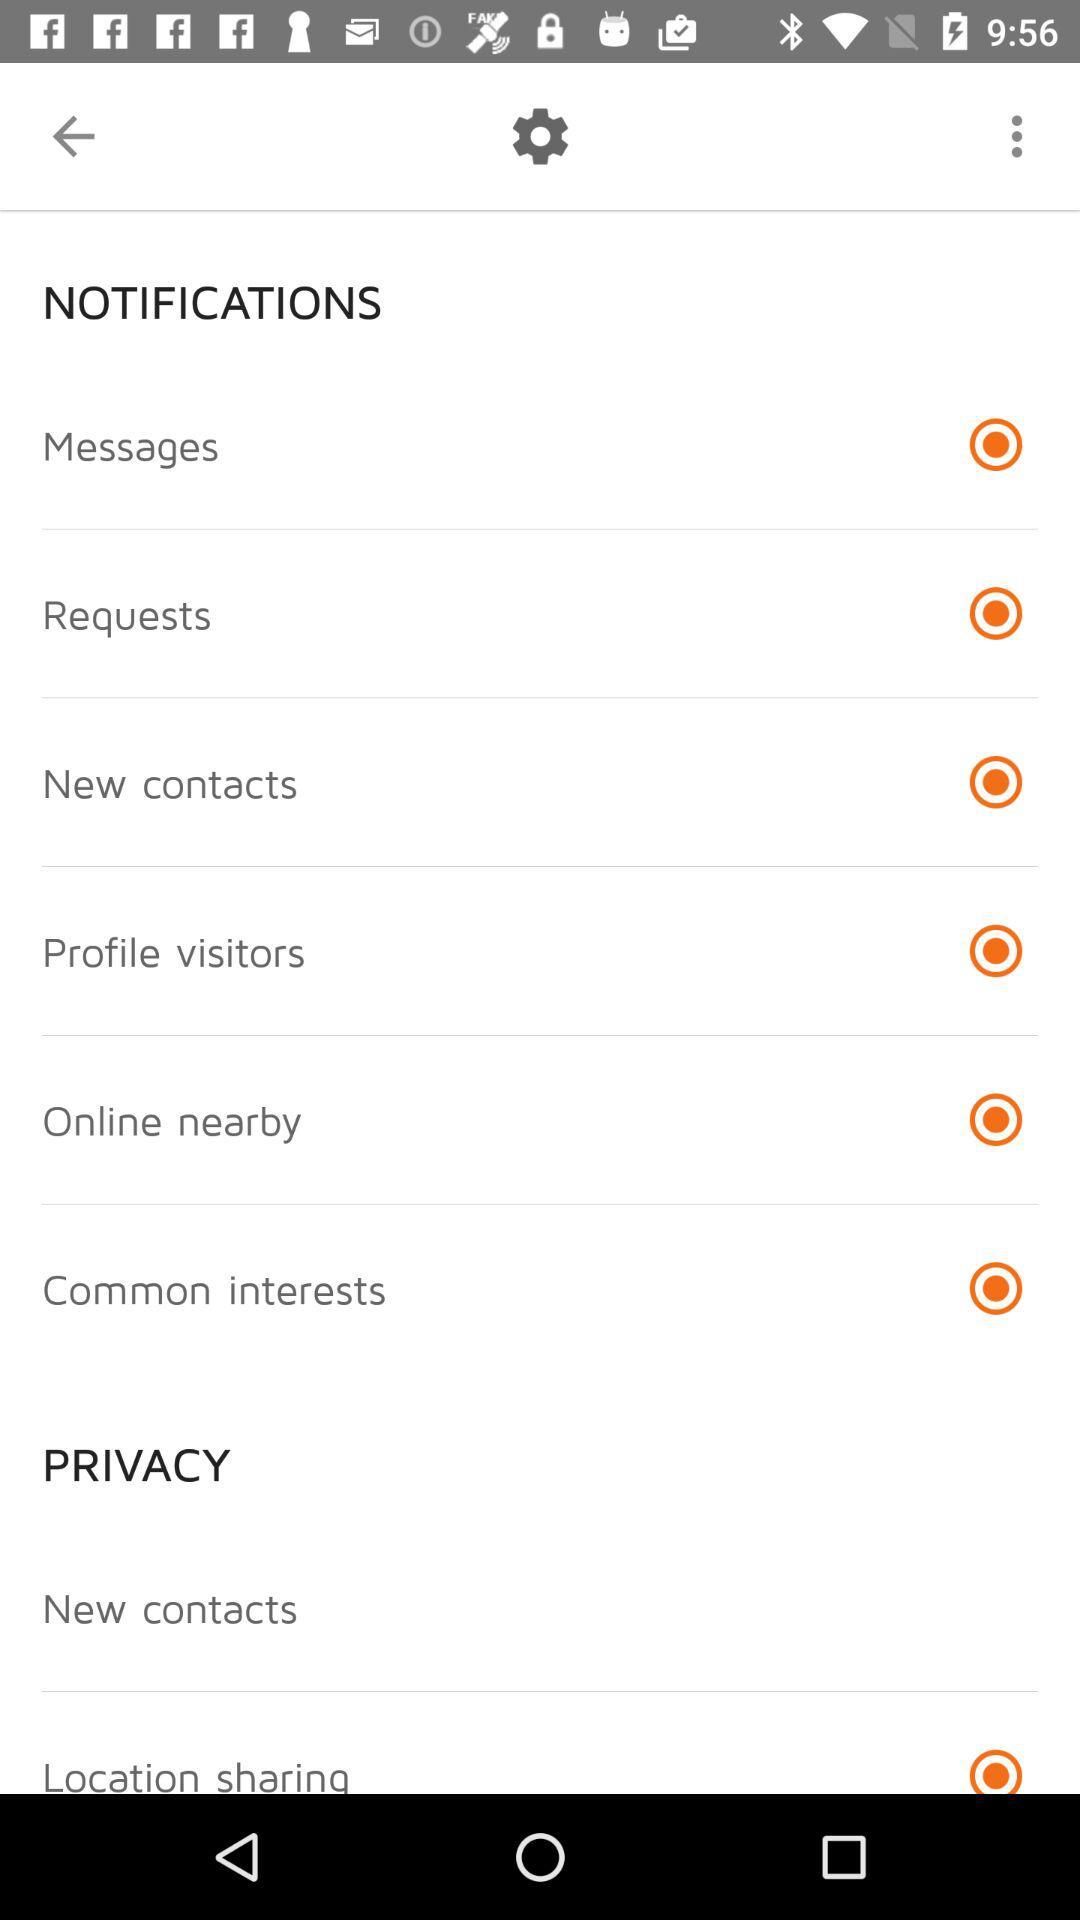 The height and width of the screenshot is (1920, 1080). Describe the element at coordinates (172, 949) in the screenshot. I see `profile visitors` at that location.